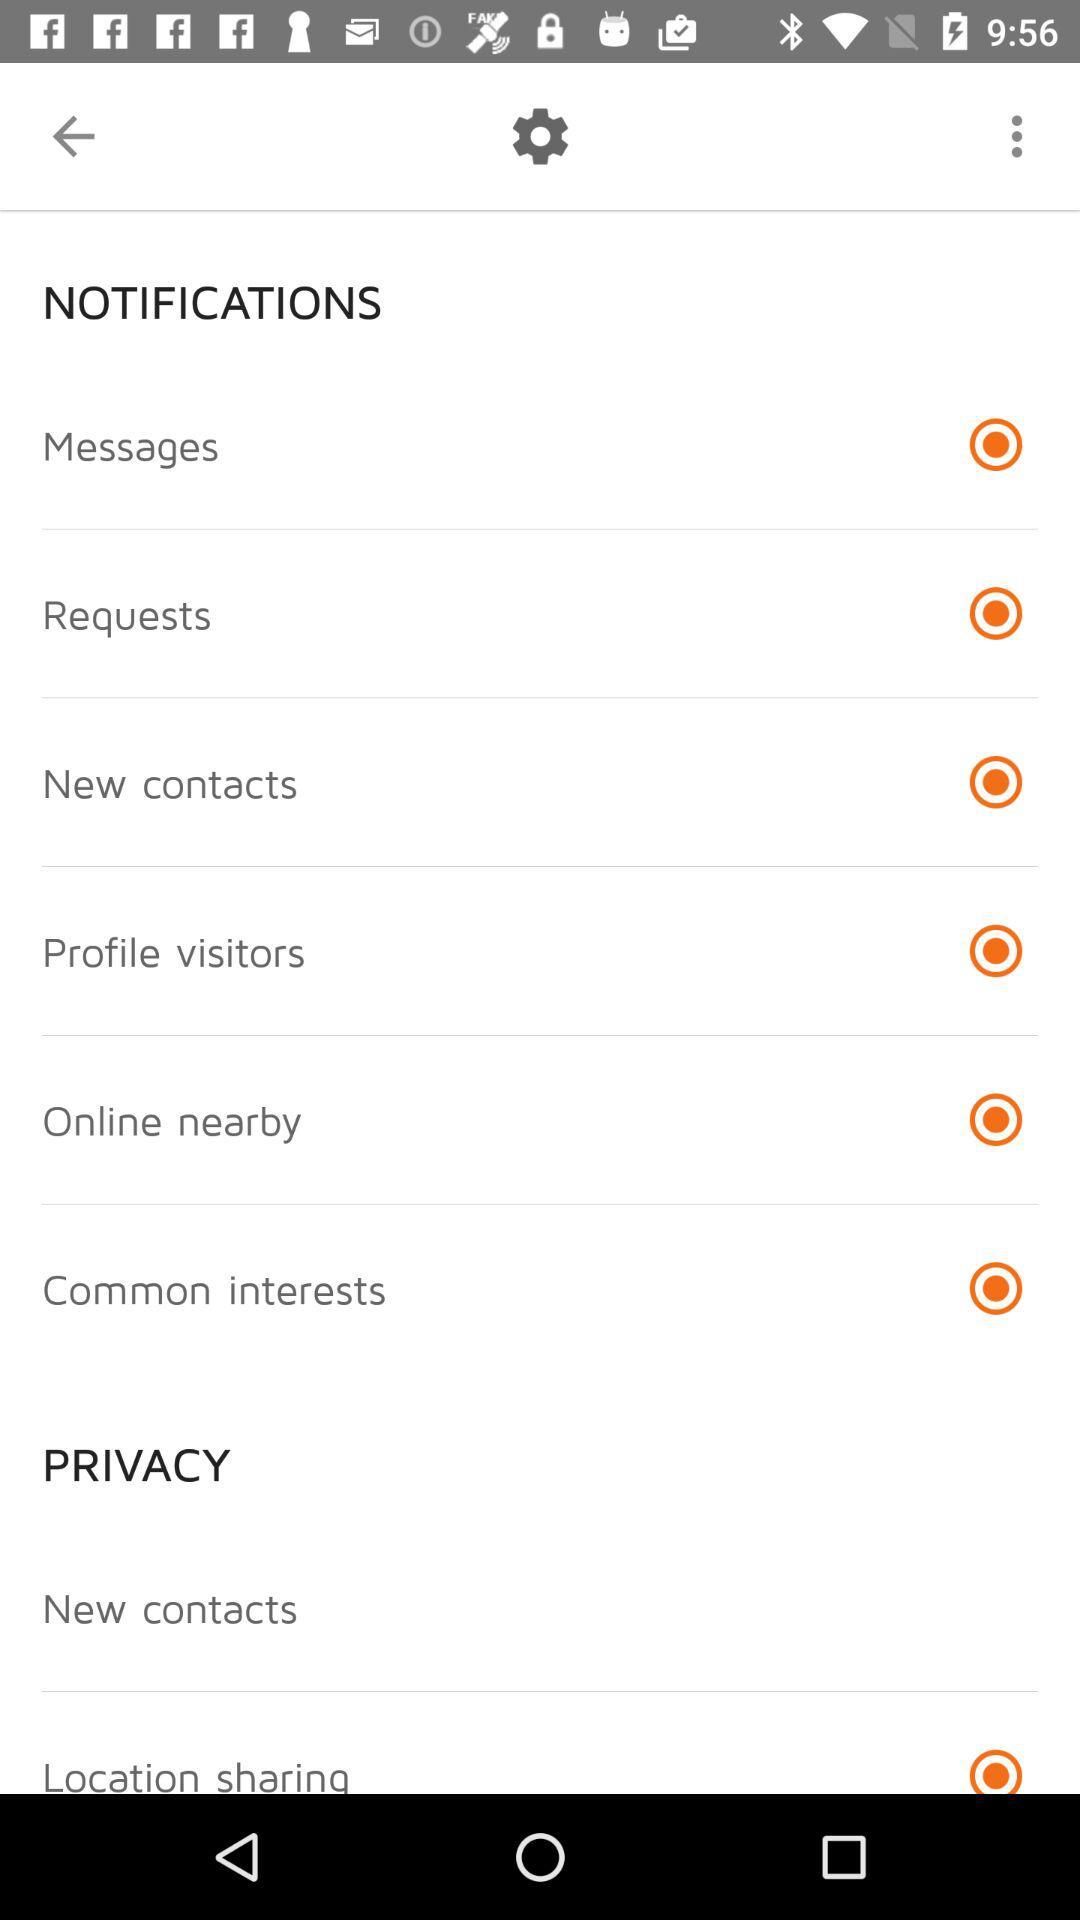 The height and width of the screenshot is (1920, 1080). Describe the element at coordinates (172, 949) in the screenshot. I see `profile visitors` at that location.